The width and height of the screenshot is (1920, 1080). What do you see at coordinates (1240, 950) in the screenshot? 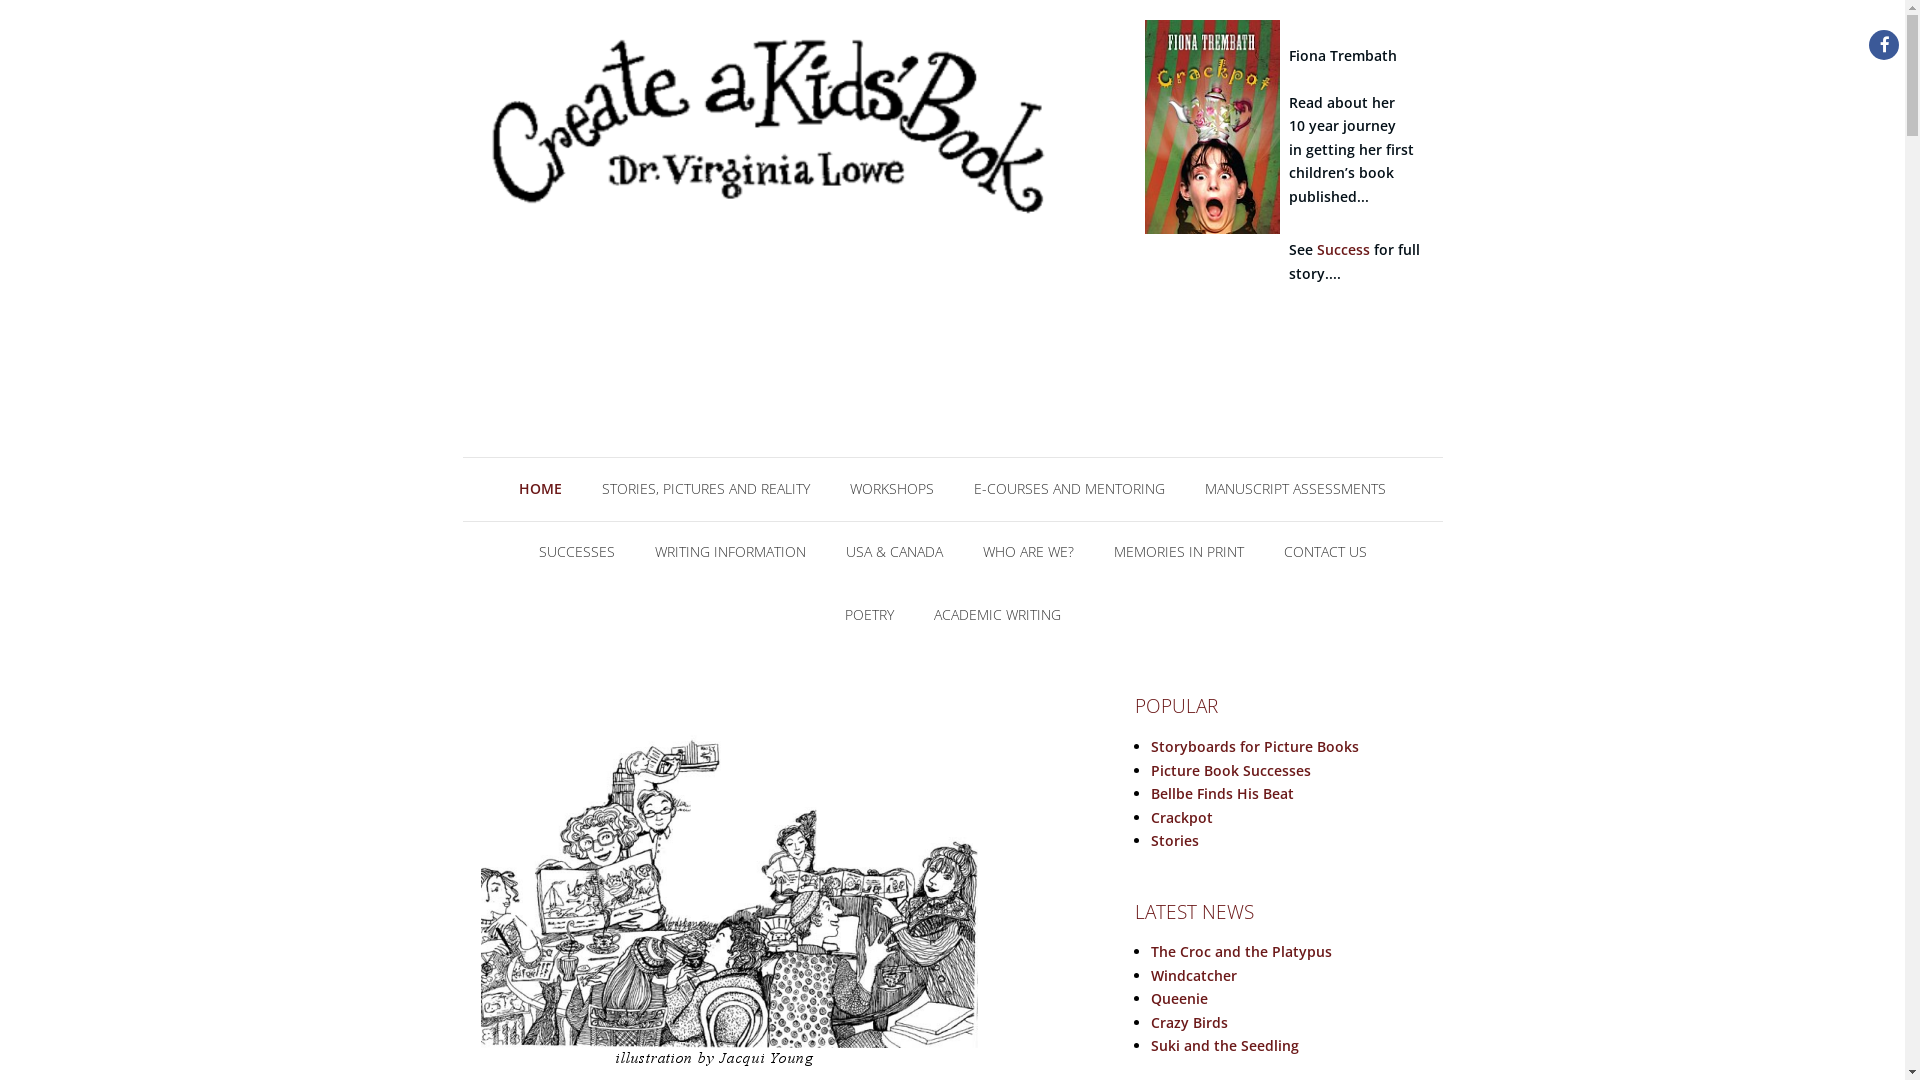
I see `'The Croc and the Platypus'` at bounding box center [1240, 950].